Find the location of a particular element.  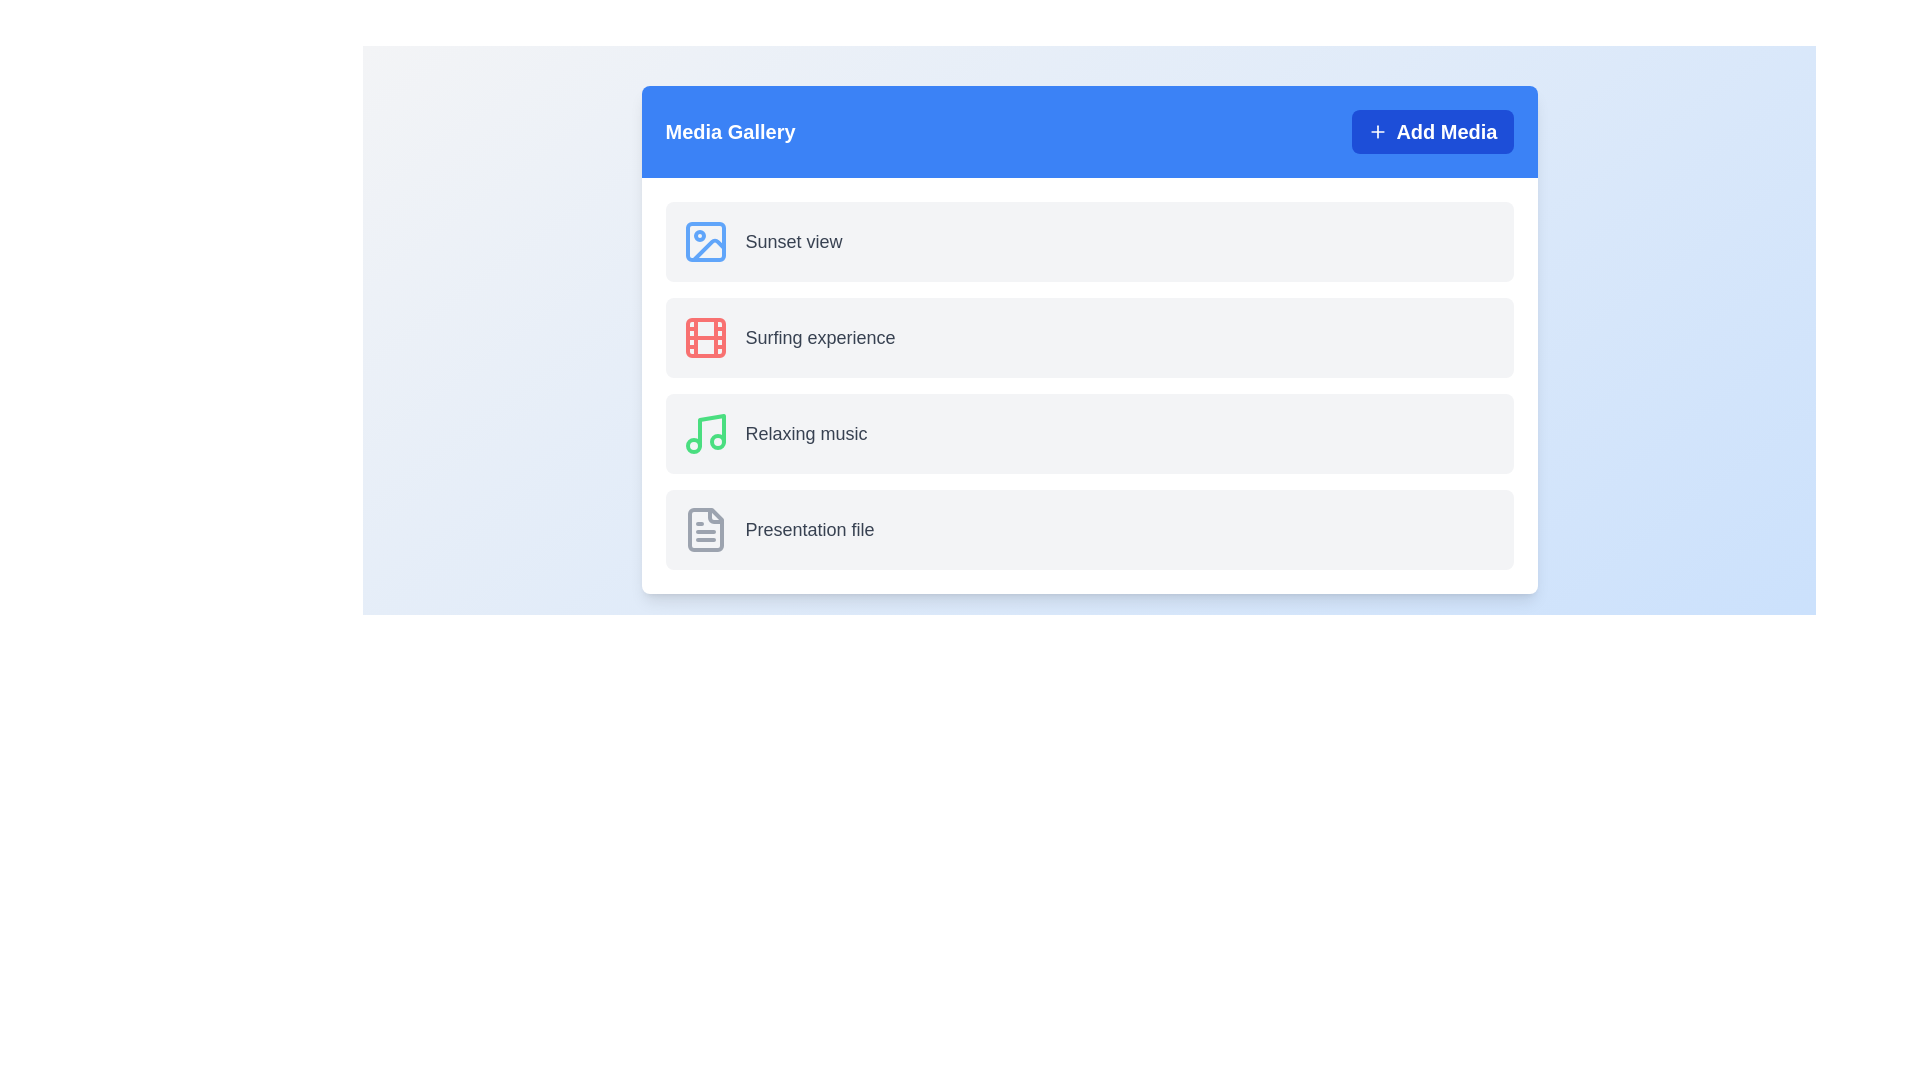

the small circular icon with a green stroke and a red fill, which represents a music note in the 'Media Gallery' under the 'Relaxing music' section is located at coordinates (717, 441).